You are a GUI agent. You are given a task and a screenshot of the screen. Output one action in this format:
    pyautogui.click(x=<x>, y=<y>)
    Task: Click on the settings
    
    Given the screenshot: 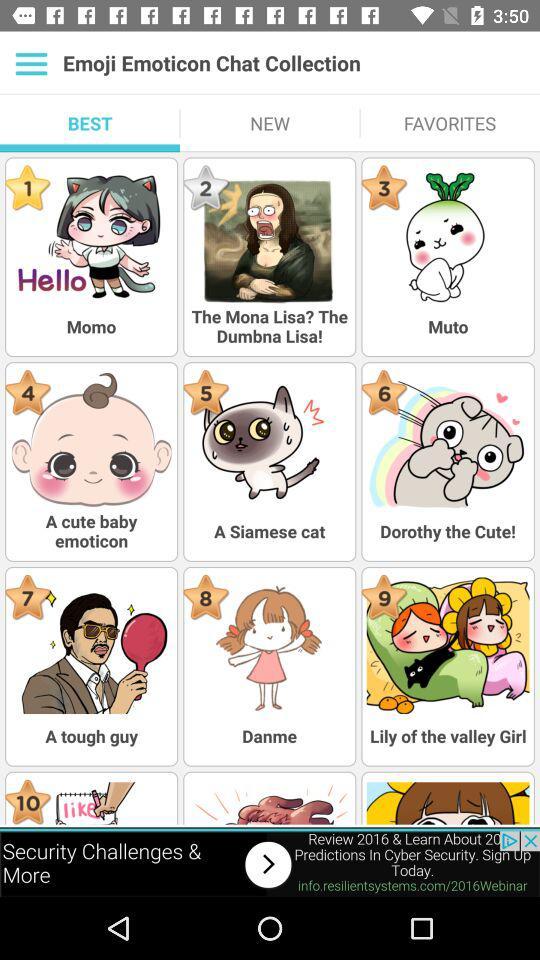 What is the action you would take?
    pyautogui.click(x=30, y=63)
    